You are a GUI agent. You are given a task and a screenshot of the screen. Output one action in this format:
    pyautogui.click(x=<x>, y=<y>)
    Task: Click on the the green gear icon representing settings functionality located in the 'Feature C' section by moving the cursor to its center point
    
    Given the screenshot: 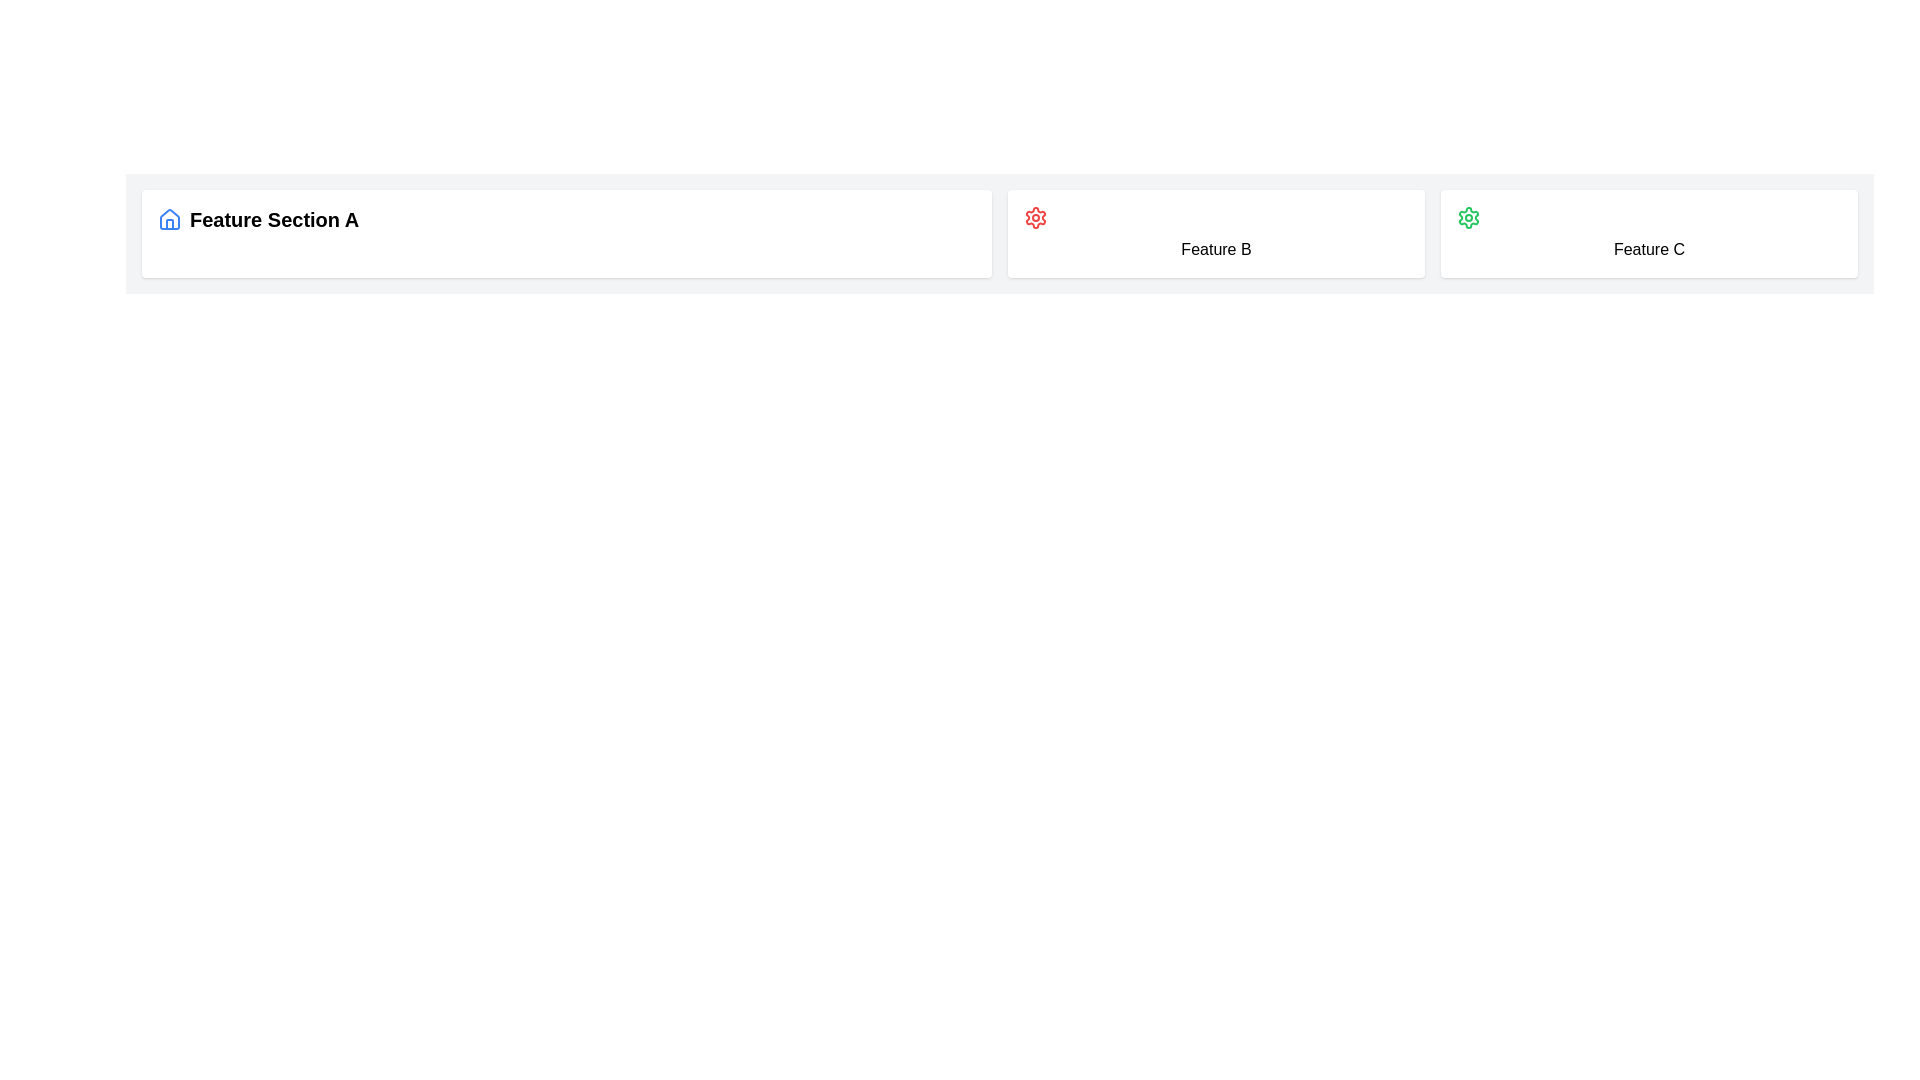 What is the action you would take?
    pyautogui.click(x=1468, y=218)
    